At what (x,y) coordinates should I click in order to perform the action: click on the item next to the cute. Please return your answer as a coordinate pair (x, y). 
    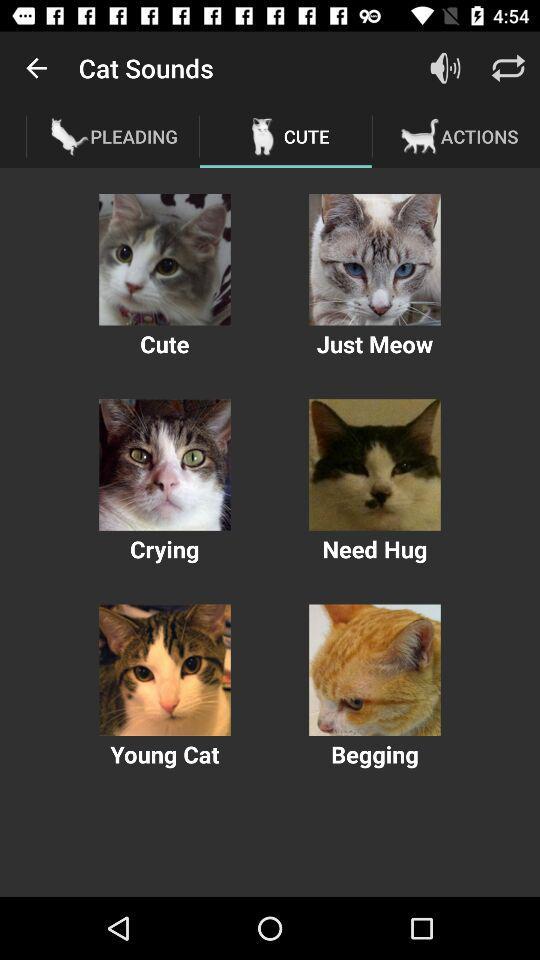
    Looking at the image, I should click on (445, 68).